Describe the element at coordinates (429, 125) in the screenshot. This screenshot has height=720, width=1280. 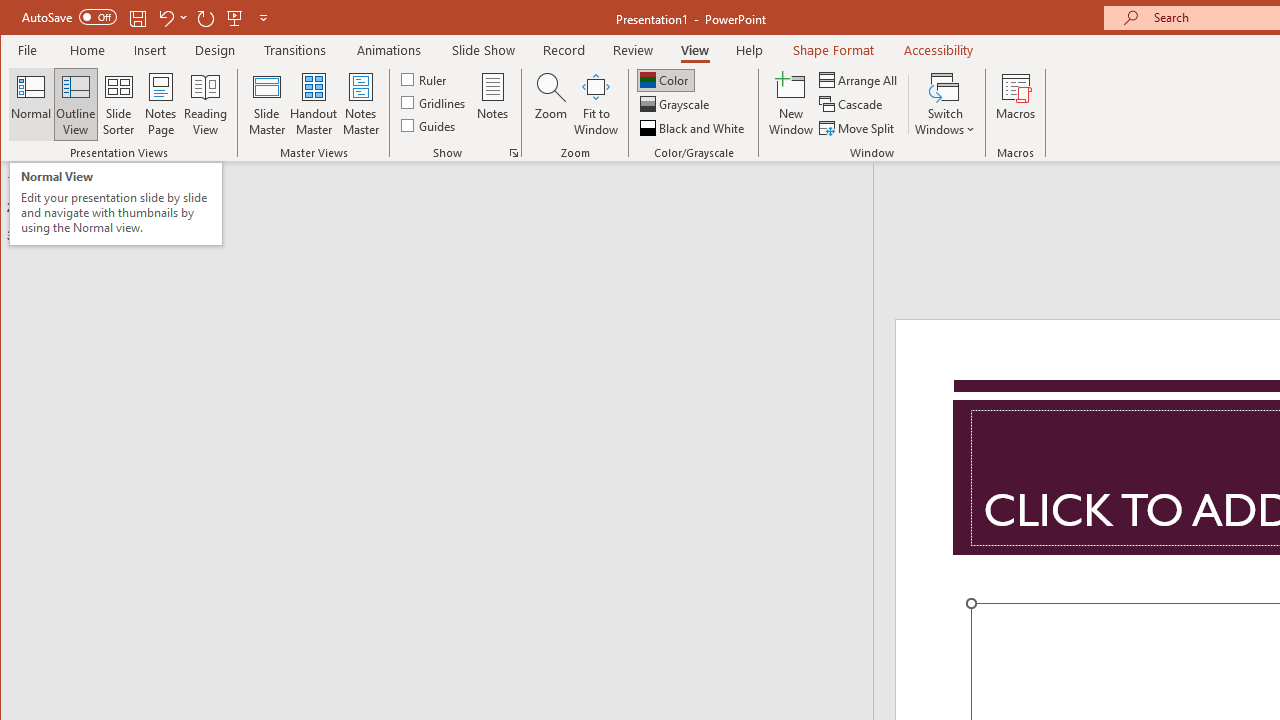
I see `'Guides'` at that location.